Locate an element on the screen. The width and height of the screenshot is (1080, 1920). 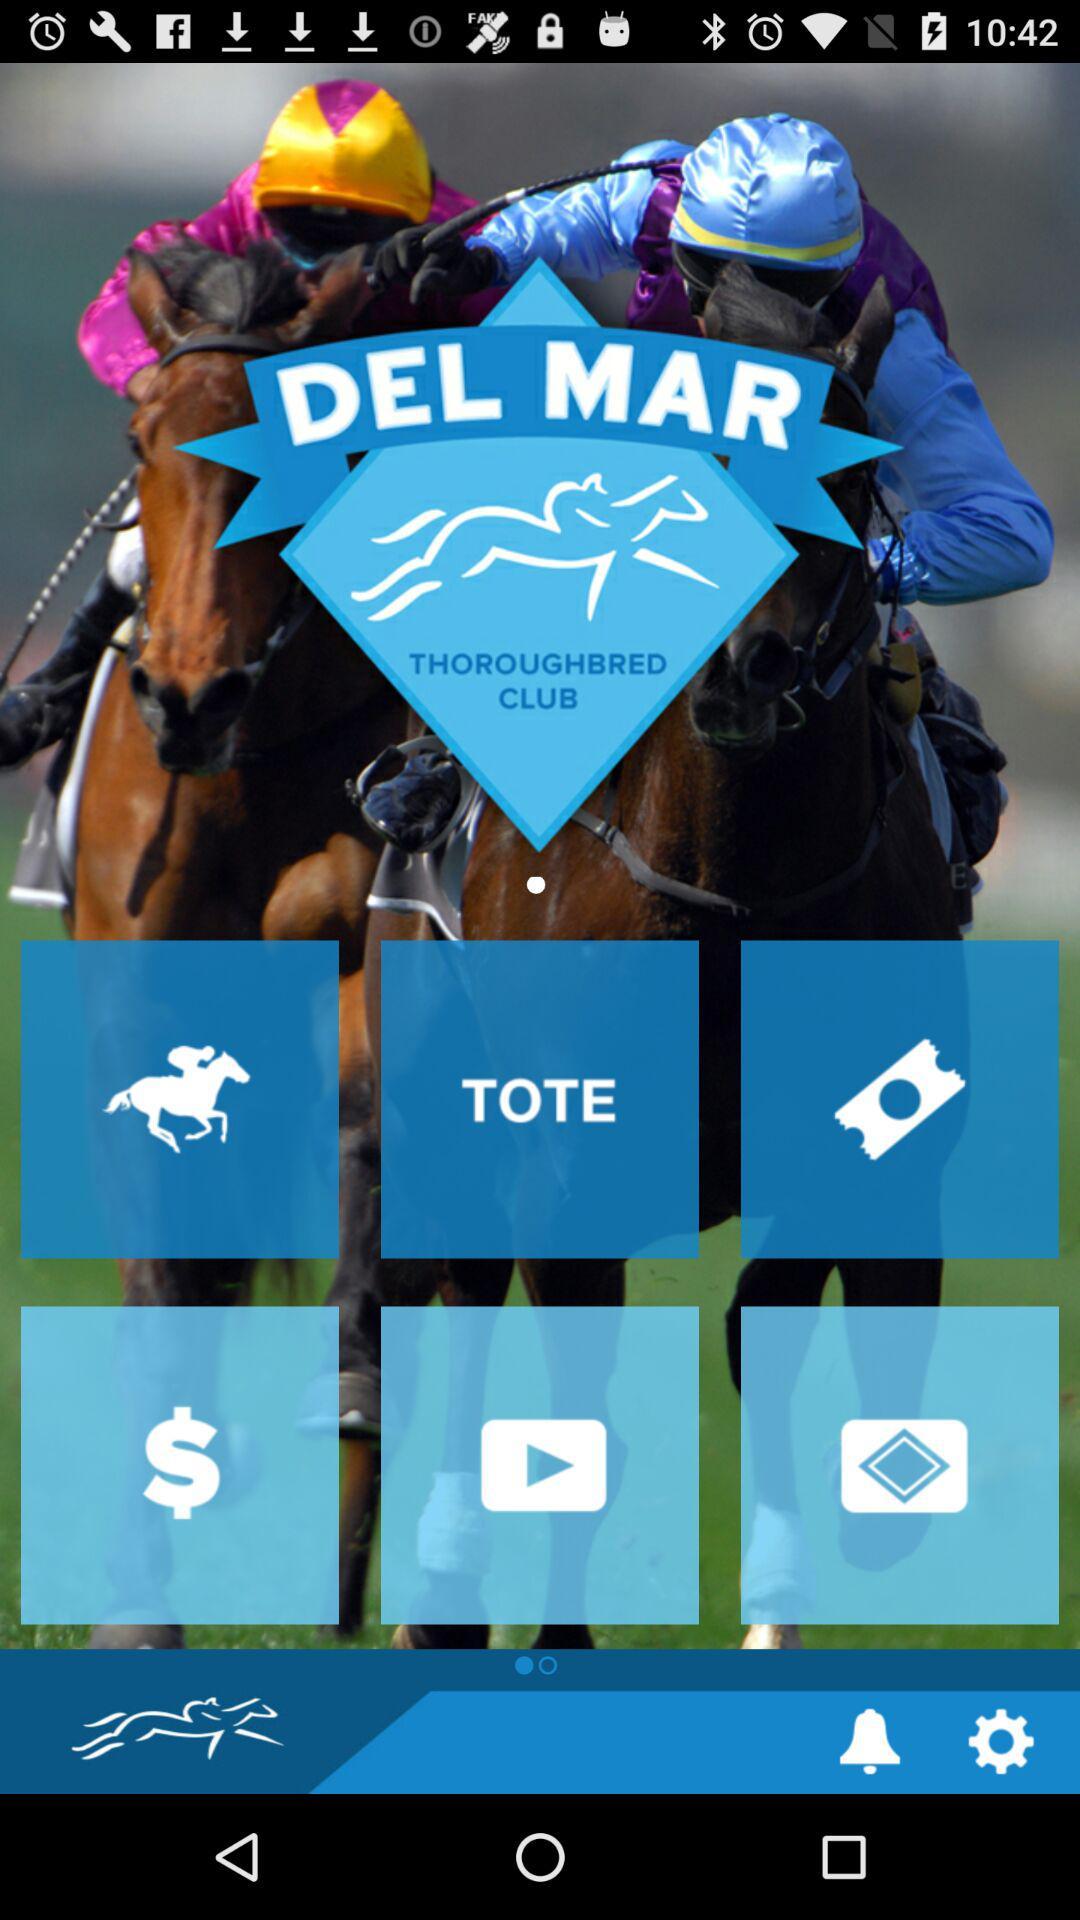
tickets is located at coordinates (898, 1098).